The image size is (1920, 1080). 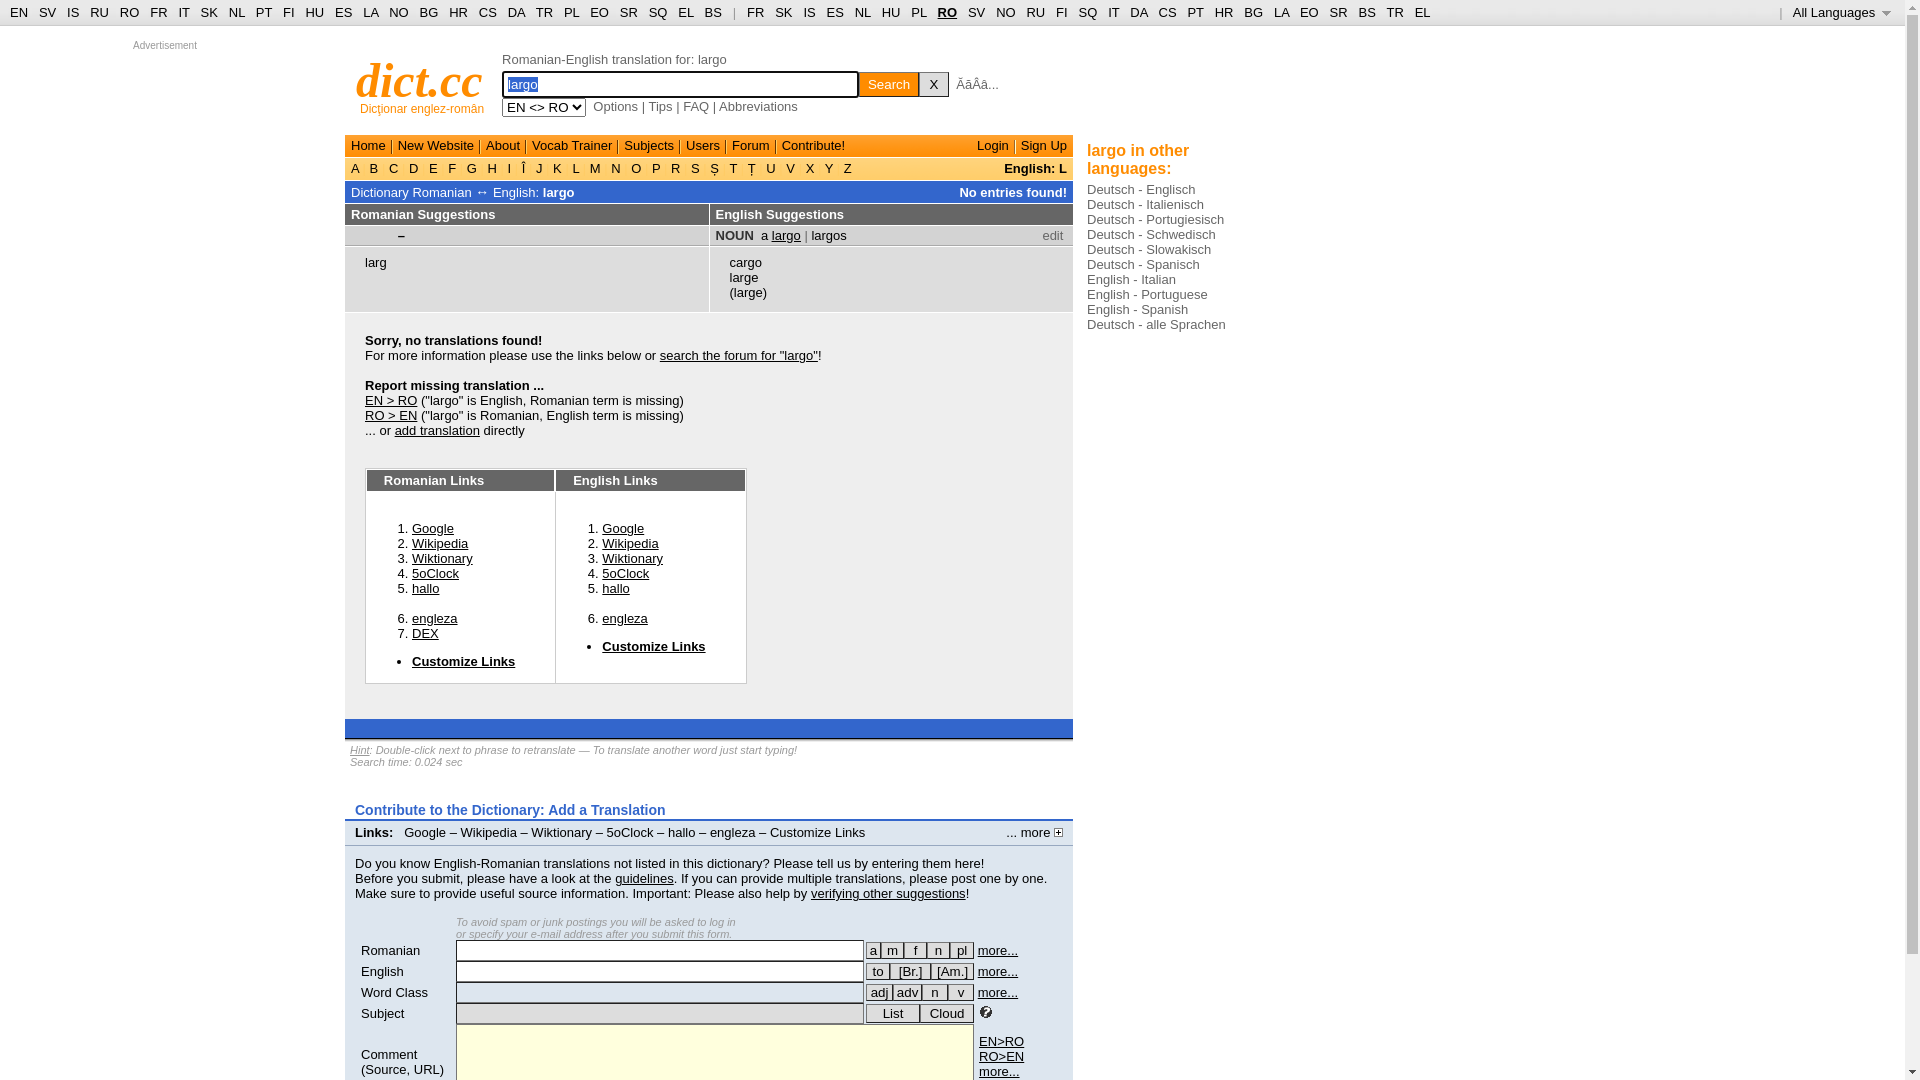 I want to click on 'engleza', so click(x=732, y=832).